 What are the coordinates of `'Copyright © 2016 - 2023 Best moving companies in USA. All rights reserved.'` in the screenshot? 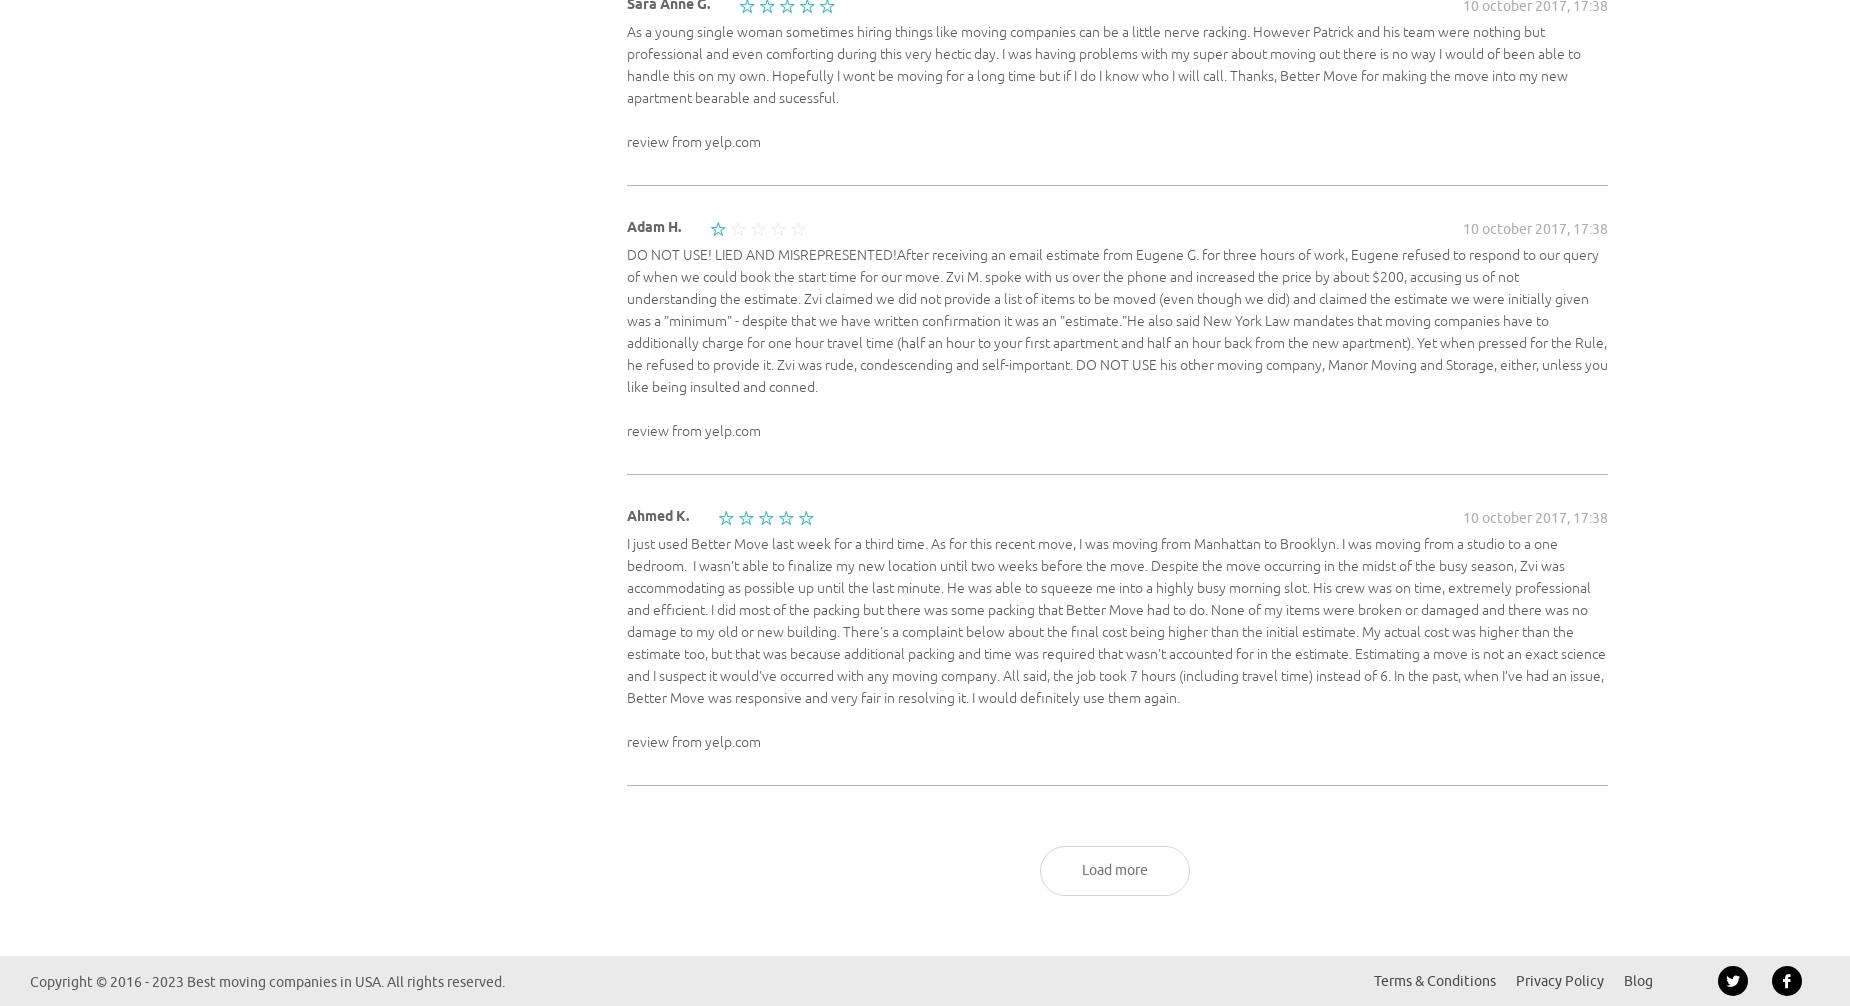 It's located at (266, 980).